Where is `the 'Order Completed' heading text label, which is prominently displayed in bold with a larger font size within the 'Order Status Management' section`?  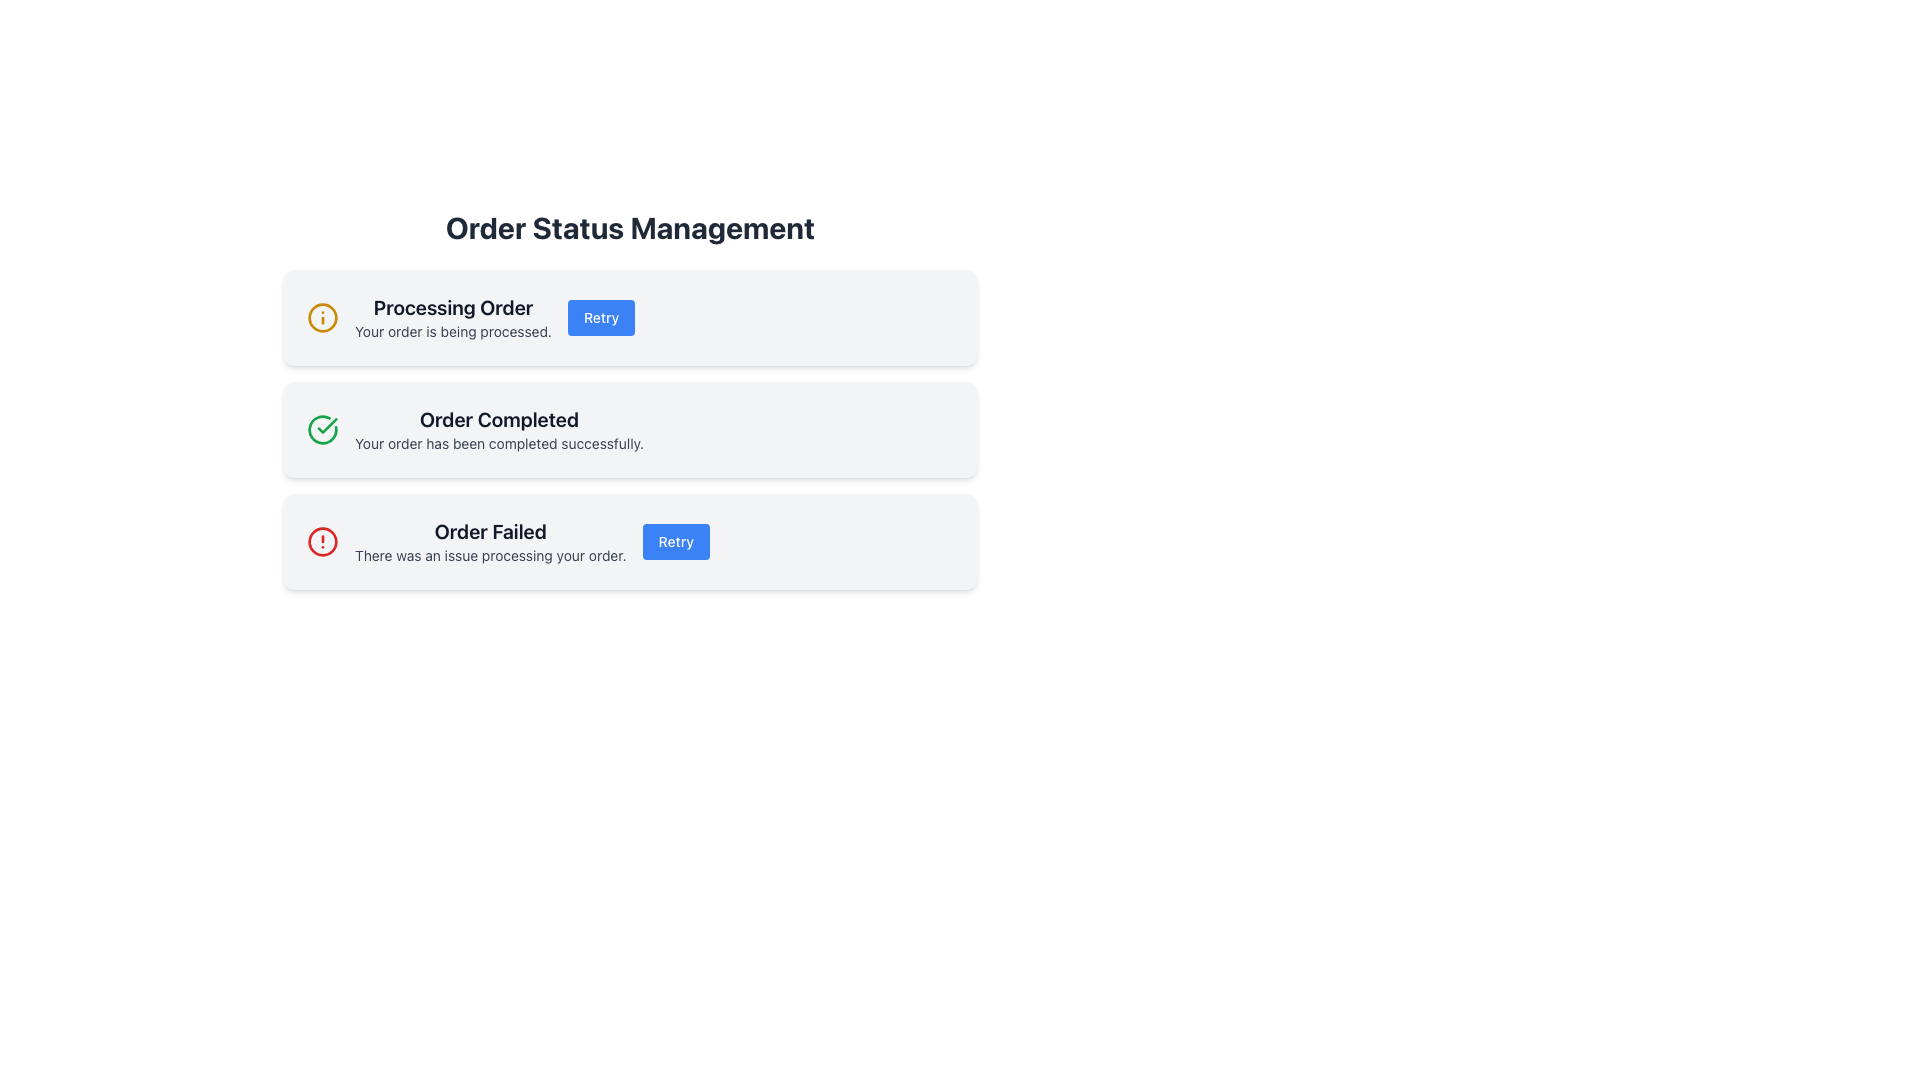
the 'Order Completed' heading text label, which is prominently displayed in bold with a larger font size within the 'Order Status Management' section is located at coordinates (499, 419).